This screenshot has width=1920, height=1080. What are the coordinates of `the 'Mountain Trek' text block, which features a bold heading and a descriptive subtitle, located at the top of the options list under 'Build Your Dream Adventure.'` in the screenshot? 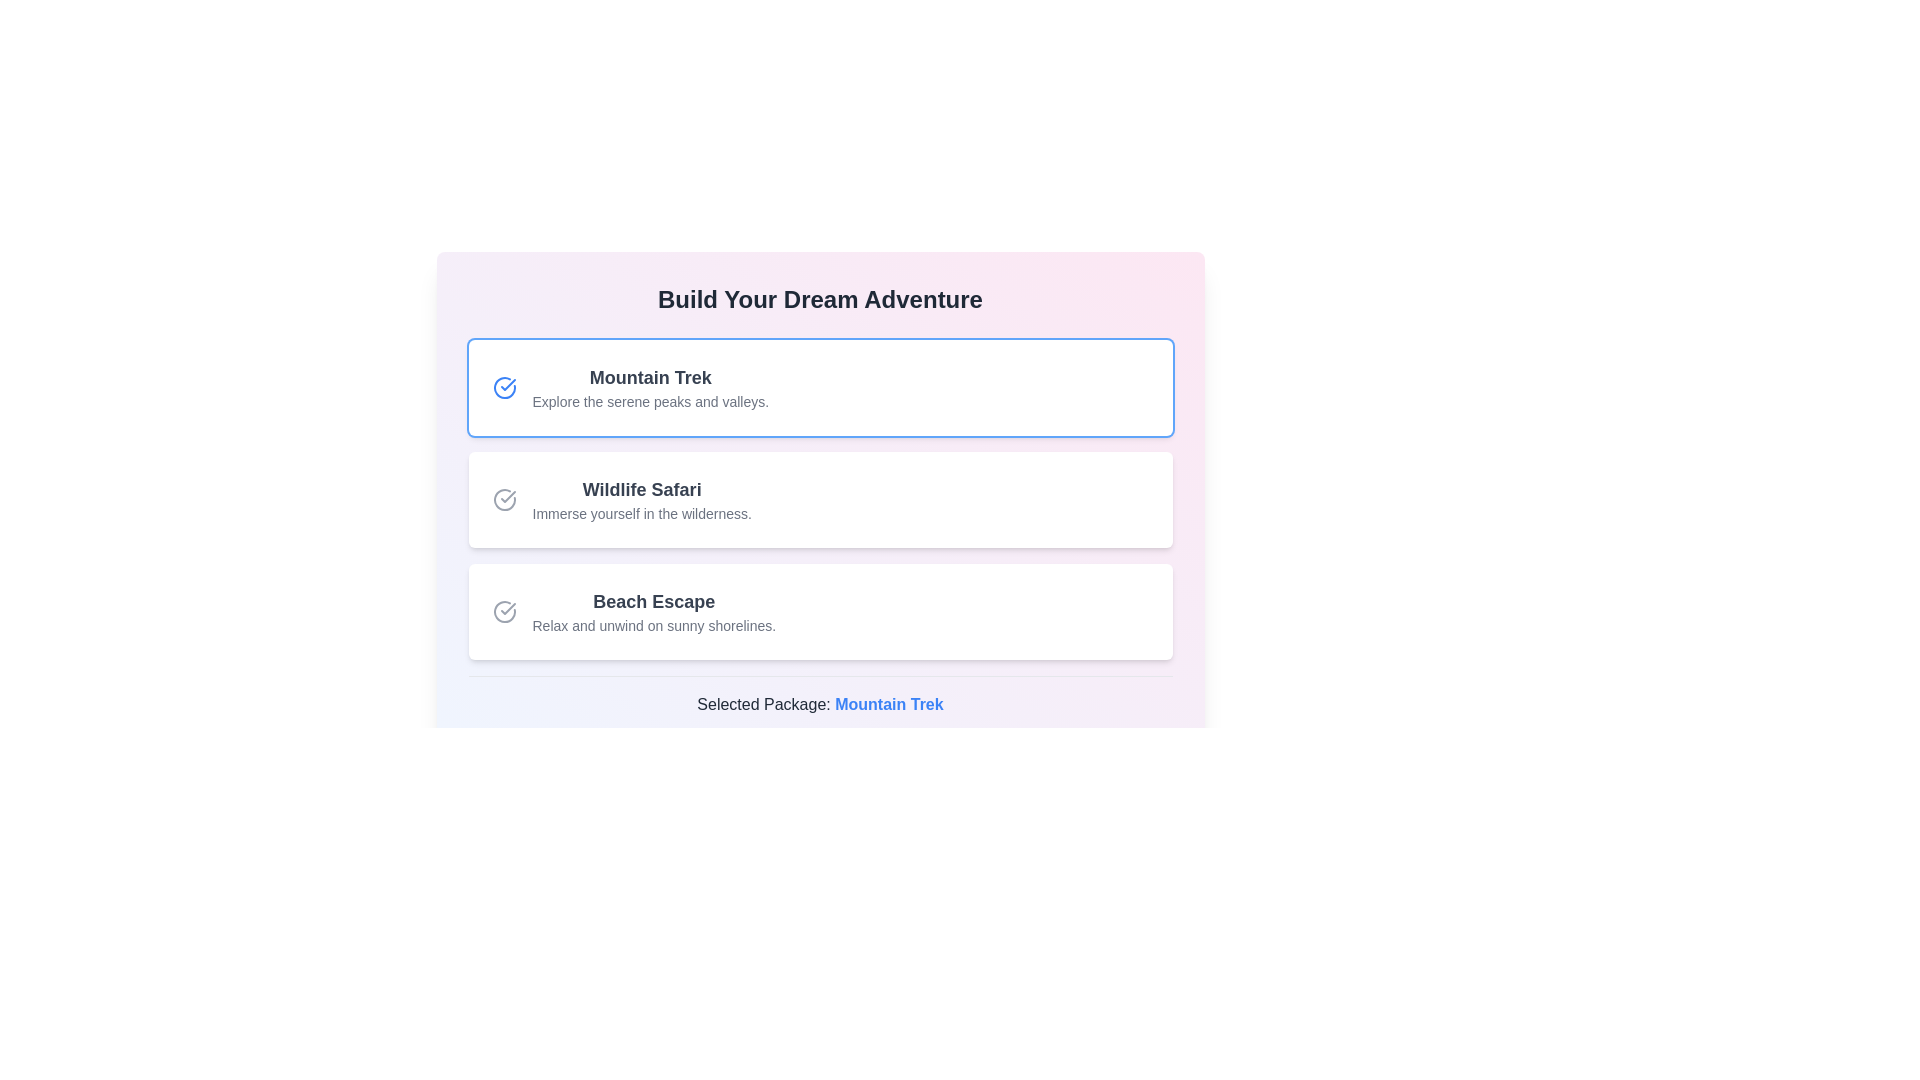 It's located at (650, 388).